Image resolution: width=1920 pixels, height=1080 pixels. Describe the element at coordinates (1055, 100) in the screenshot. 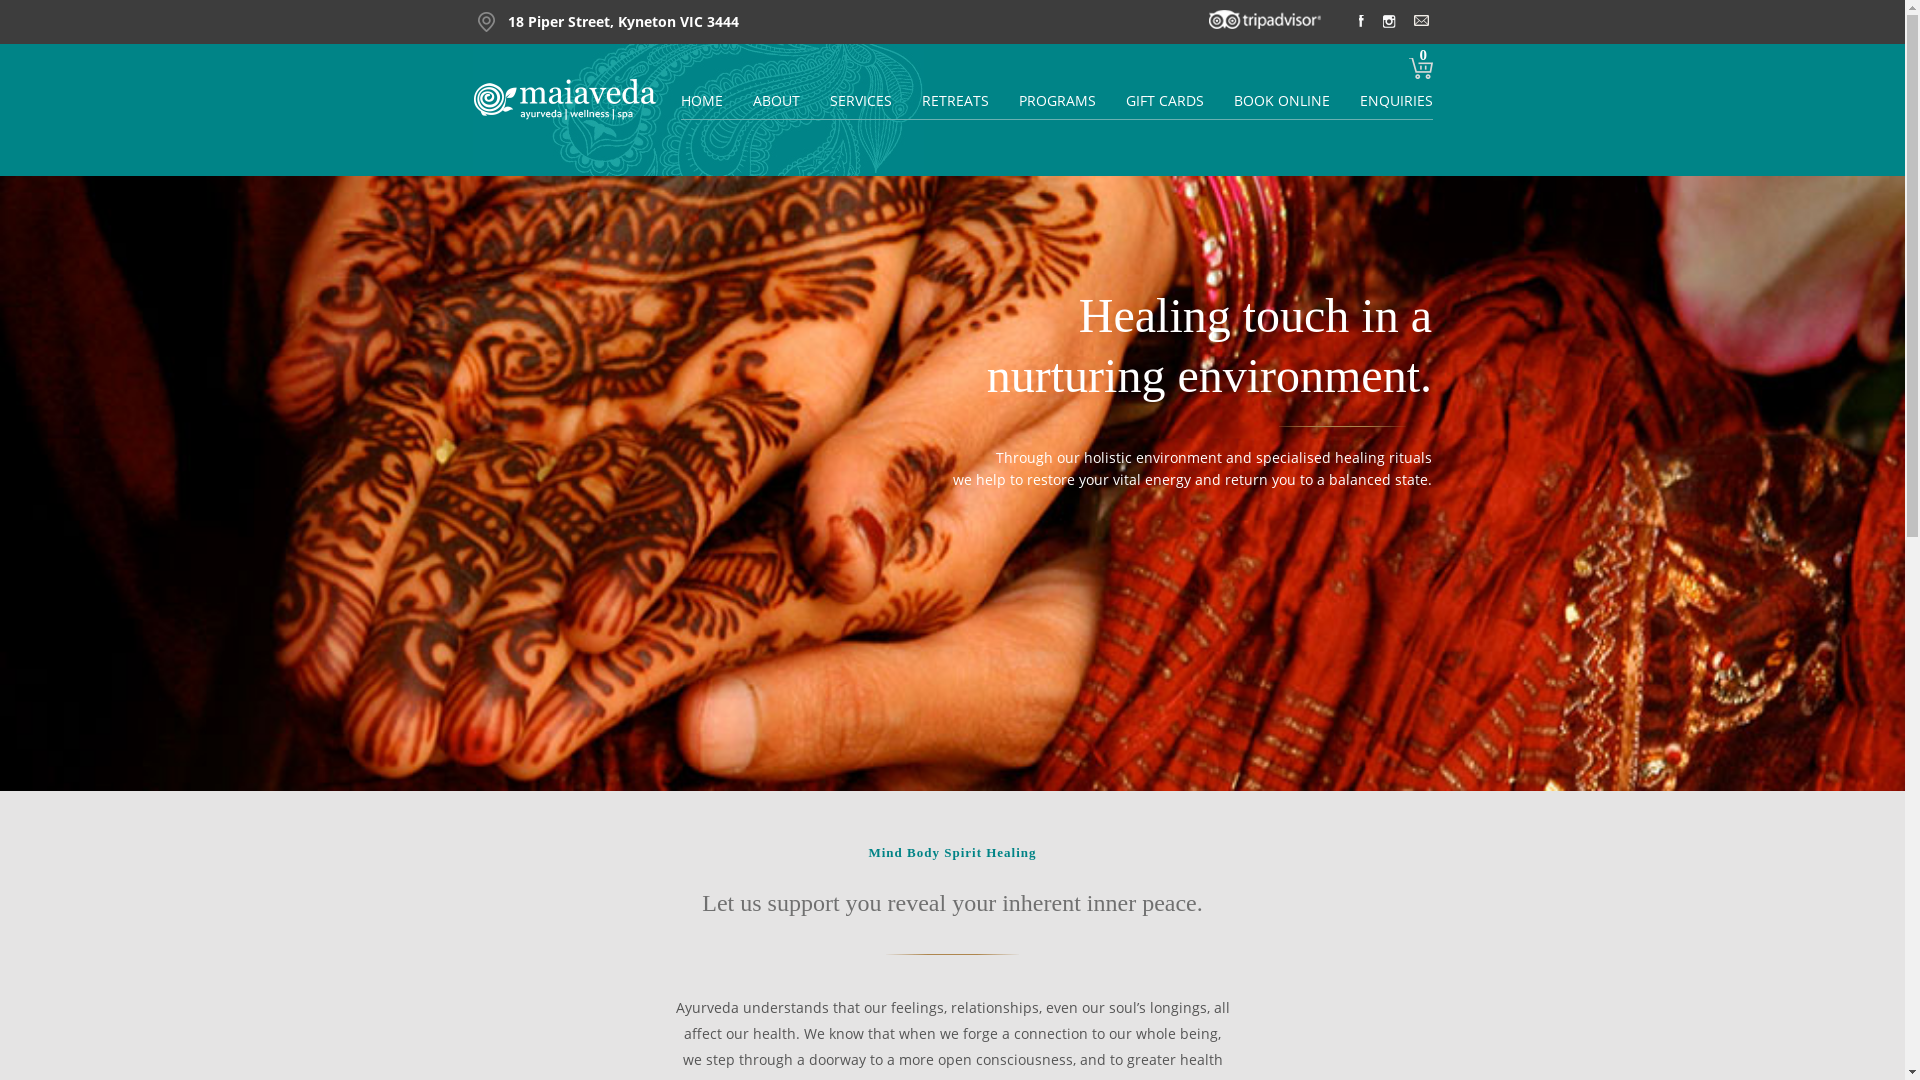

I see `'PROGRAMS'` at that location.